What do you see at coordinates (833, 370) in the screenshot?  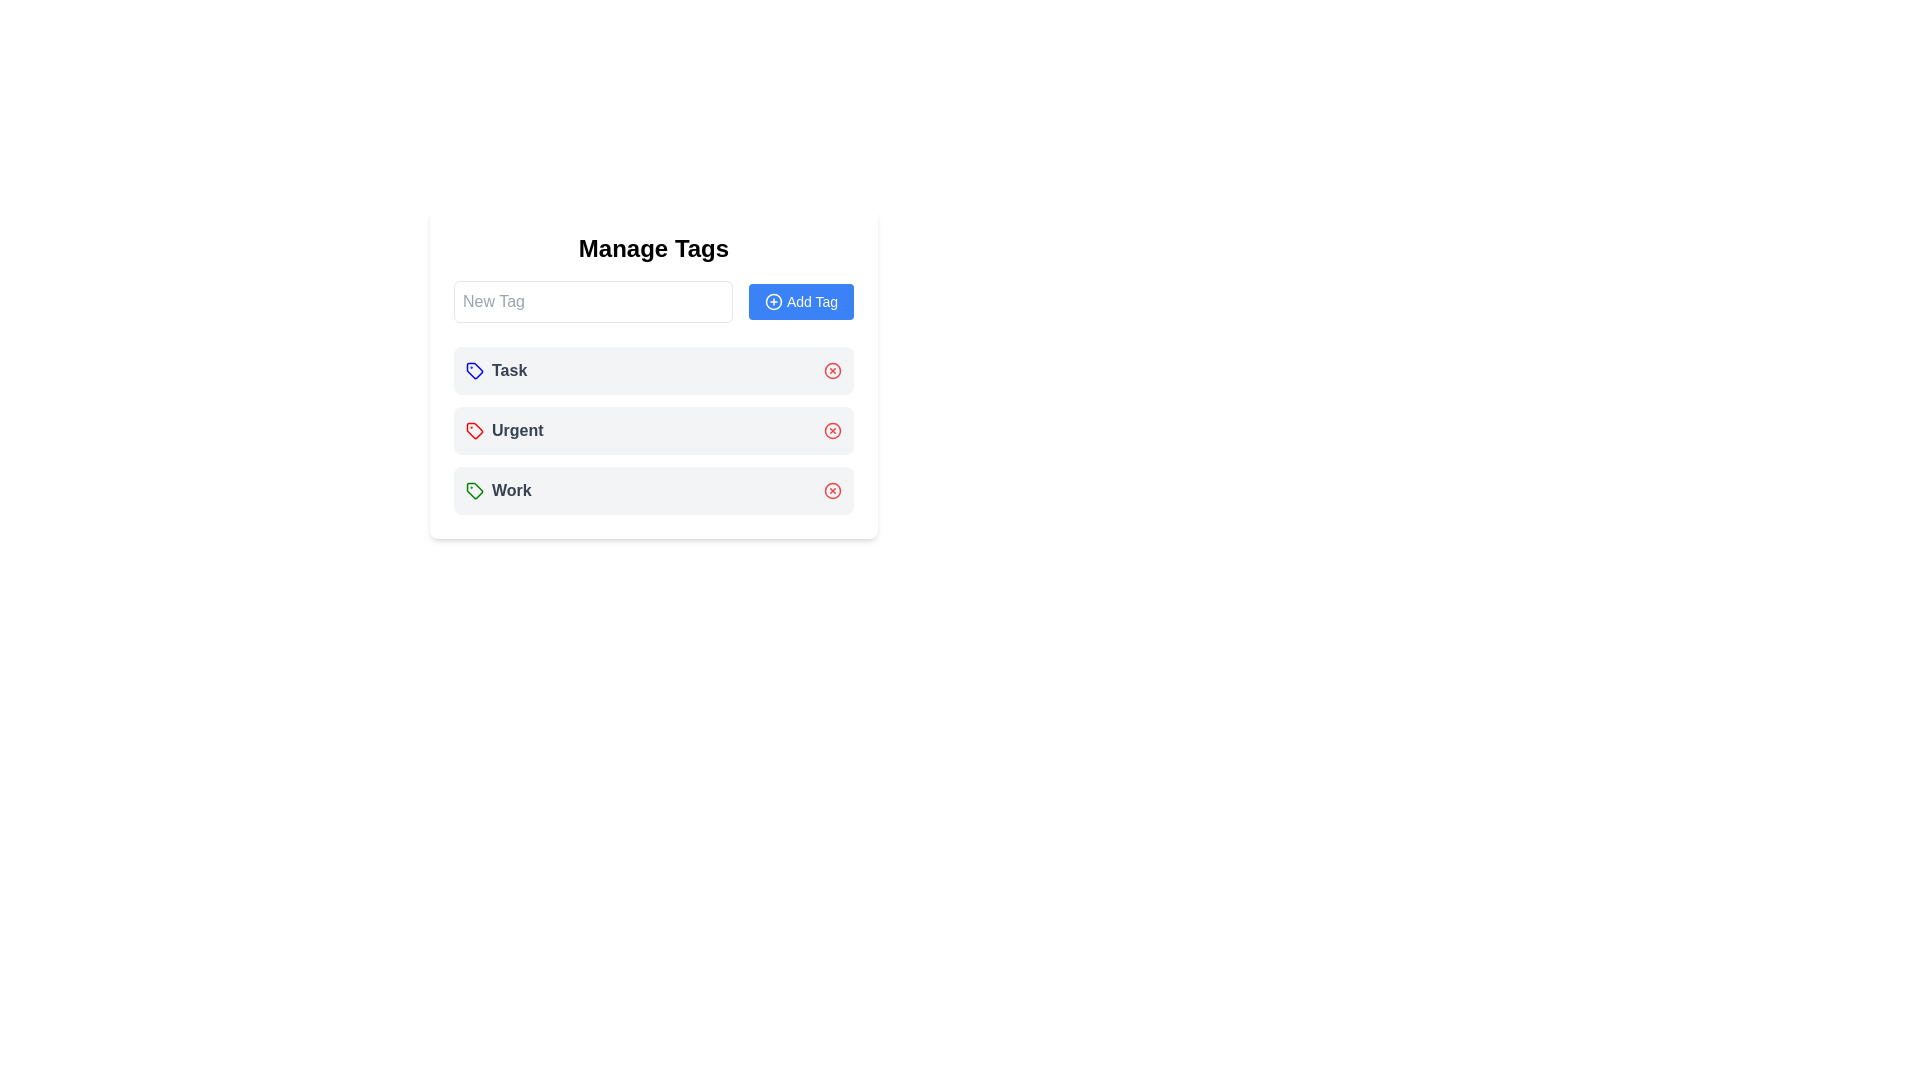 I see `the Circular SVG element that signifies a status or actionable item next to the 'Task' label` at bounding box center [833, 370].